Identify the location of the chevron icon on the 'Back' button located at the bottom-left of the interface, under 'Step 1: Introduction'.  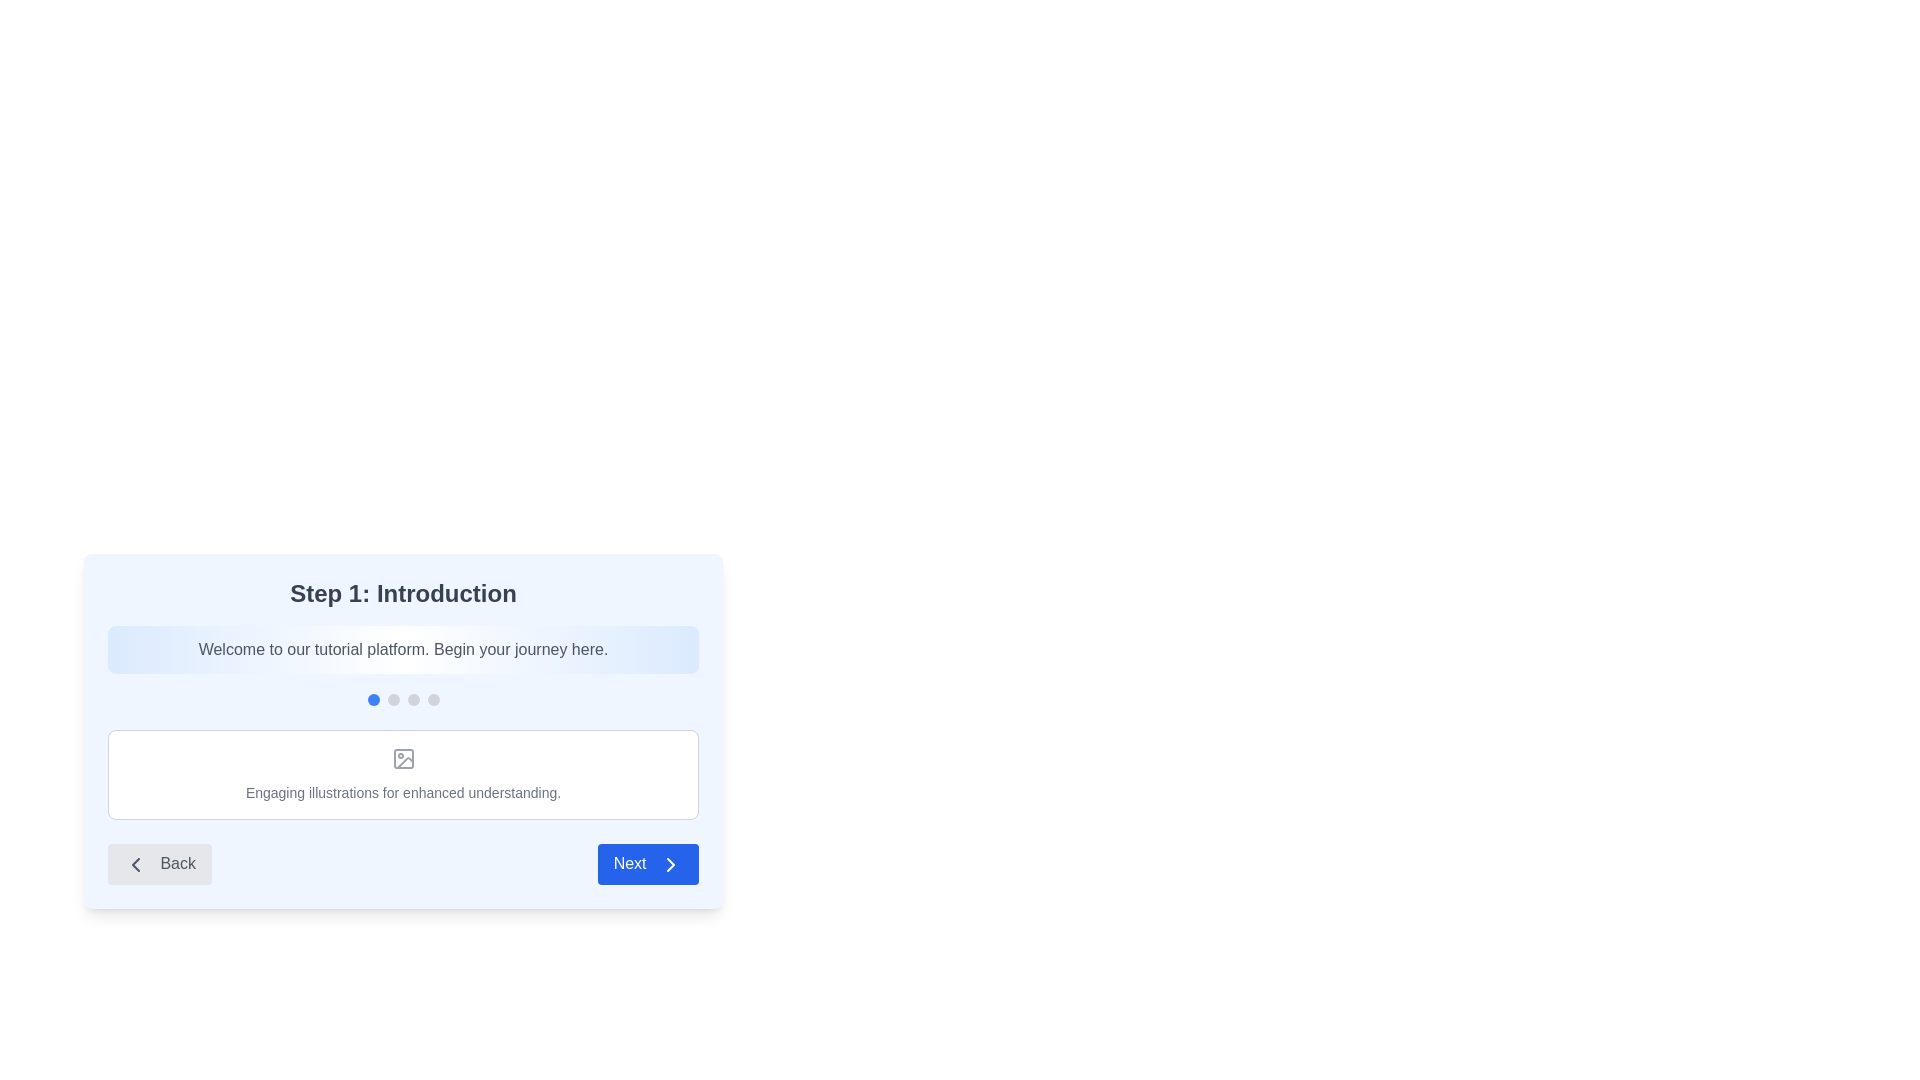
(134, 863).